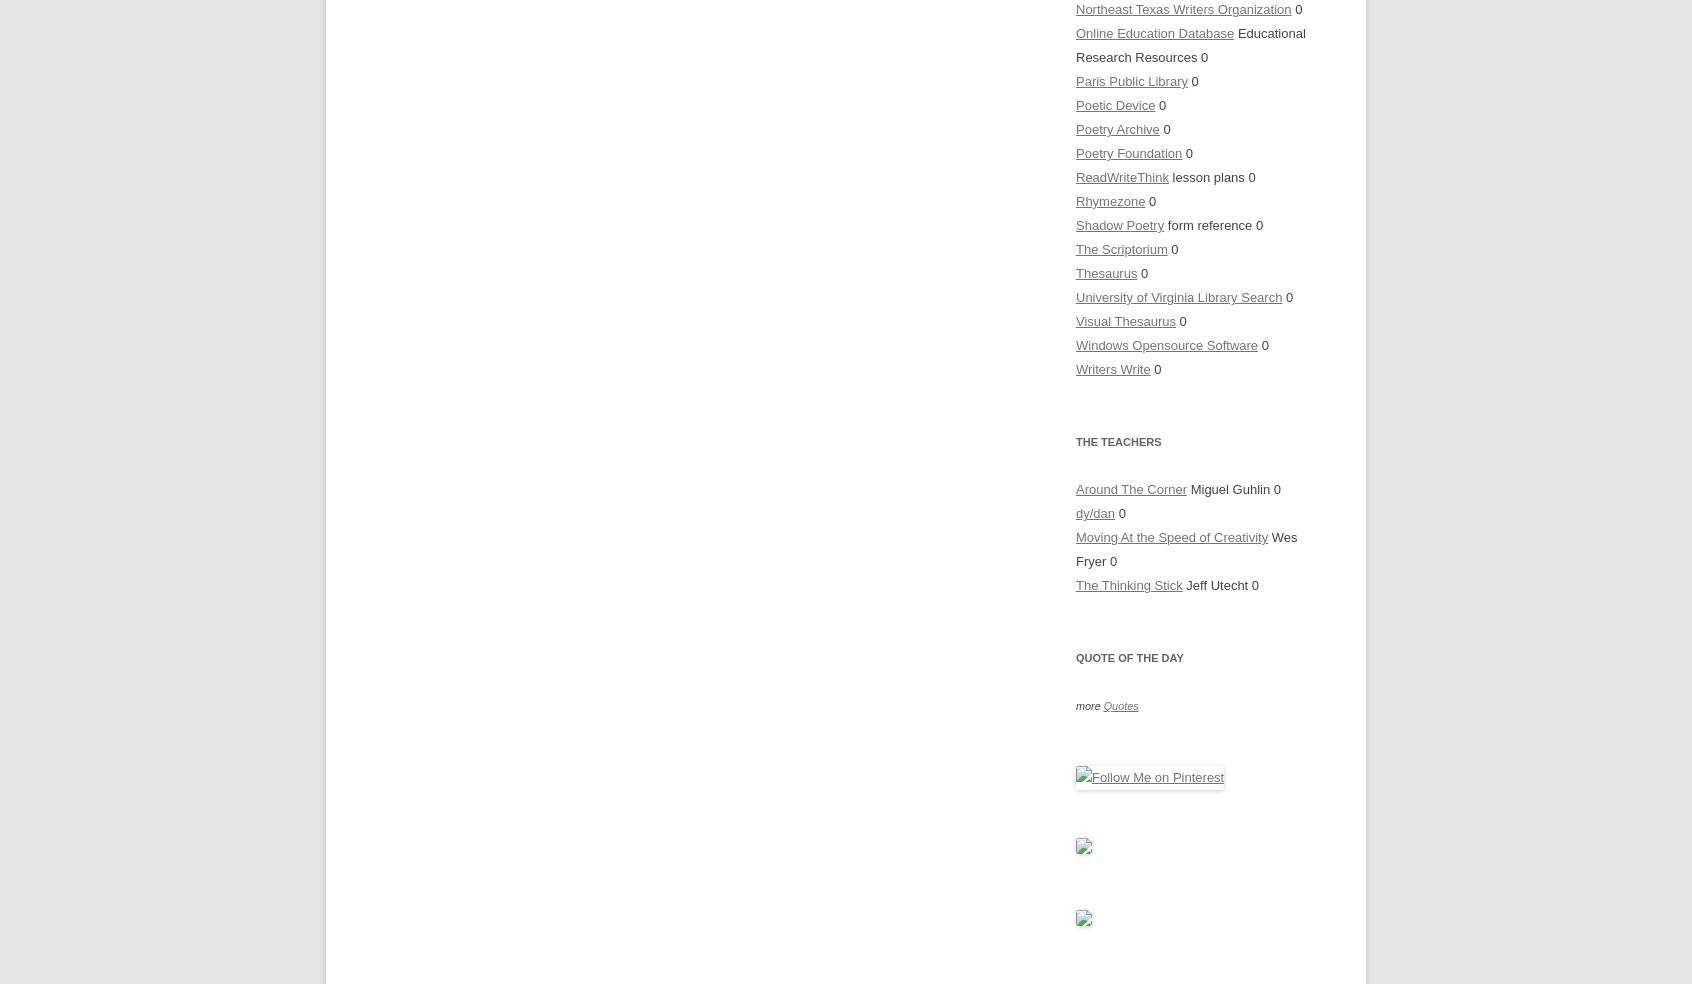  What do you see at coordinates (1089, 706) in the screenshot?
I see `'more'` at bounding box center [1089, 706].